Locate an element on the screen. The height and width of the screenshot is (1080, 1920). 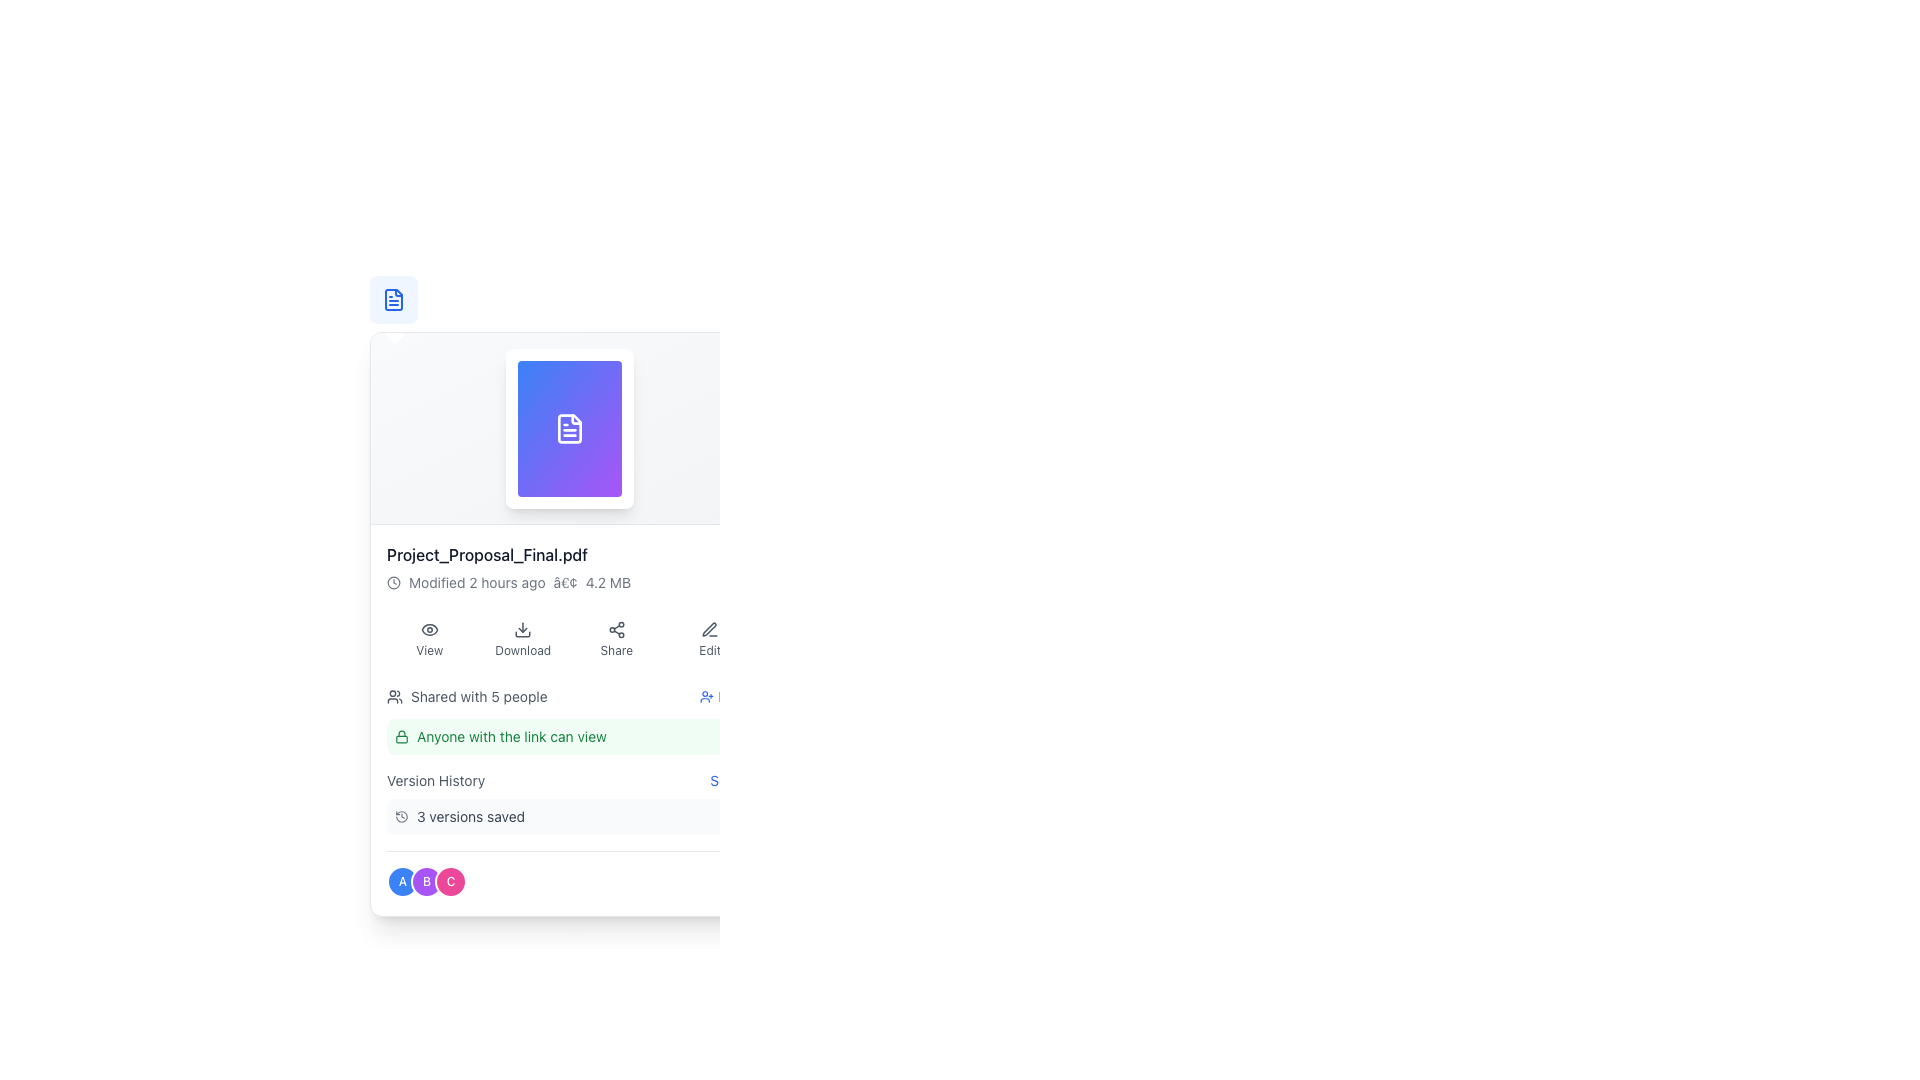
the circular badge labeled 'B', which serves as a visual identifier and is the middle badge in a group of three badges located at the bottom-left corner of the interface is located at coordinates (426, 881).